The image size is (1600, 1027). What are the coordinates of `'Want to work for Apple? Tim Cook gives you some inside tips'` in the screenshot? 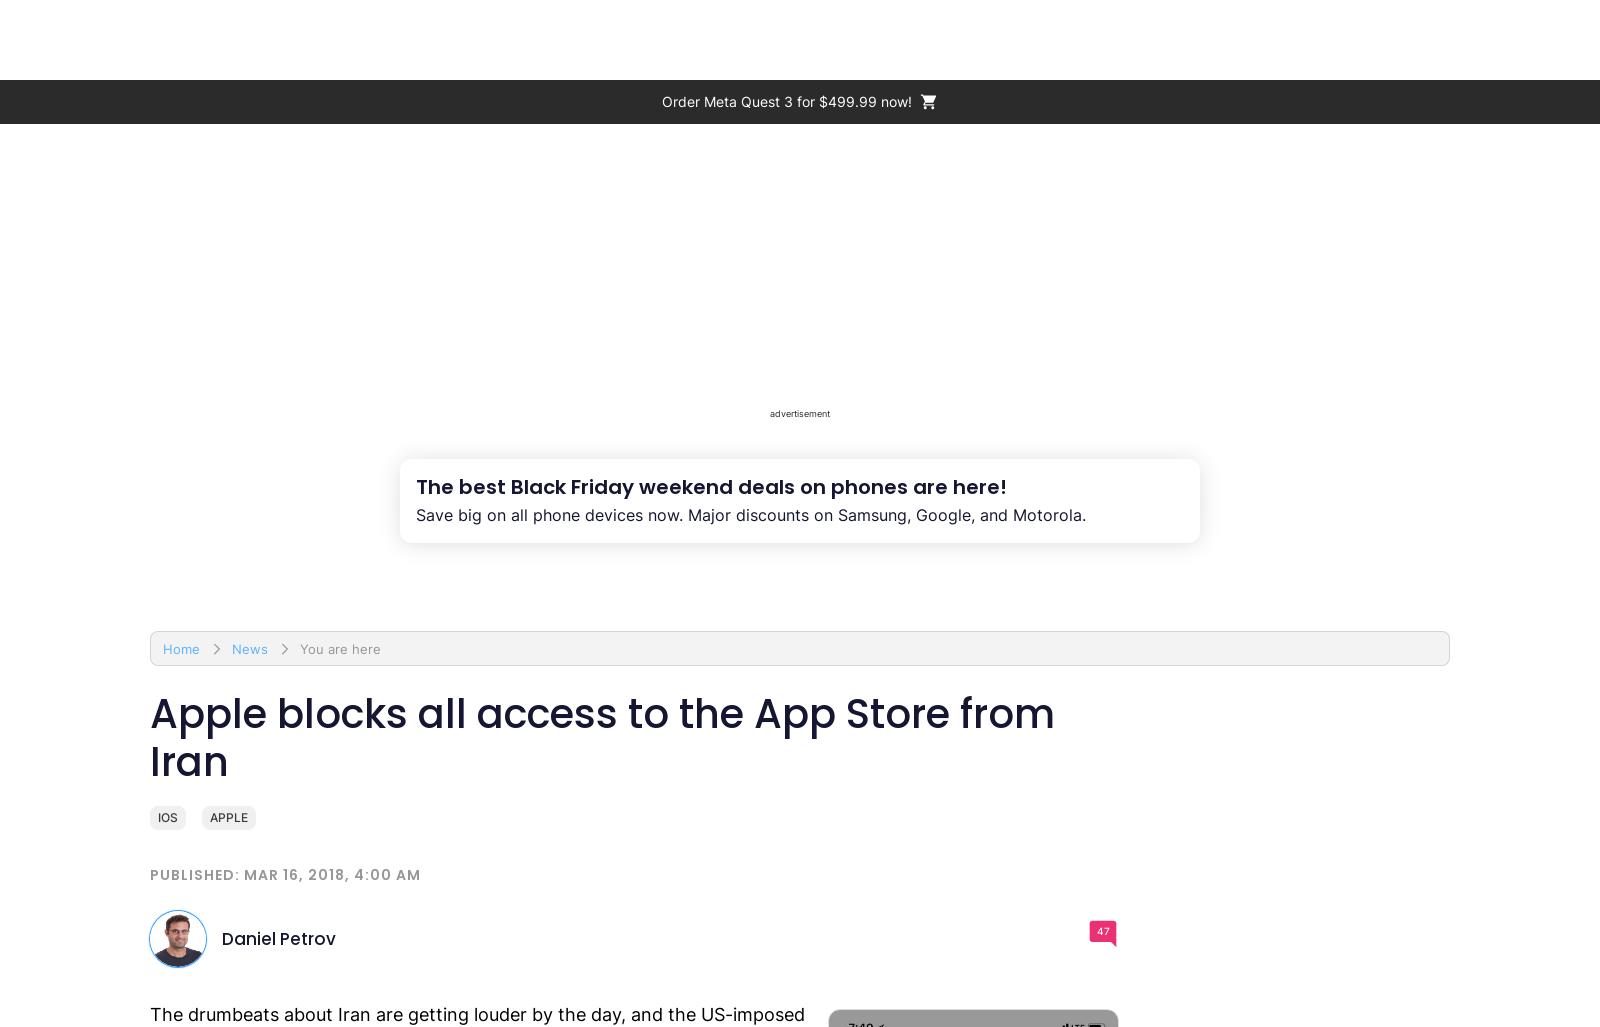 It's located at (410, 614).